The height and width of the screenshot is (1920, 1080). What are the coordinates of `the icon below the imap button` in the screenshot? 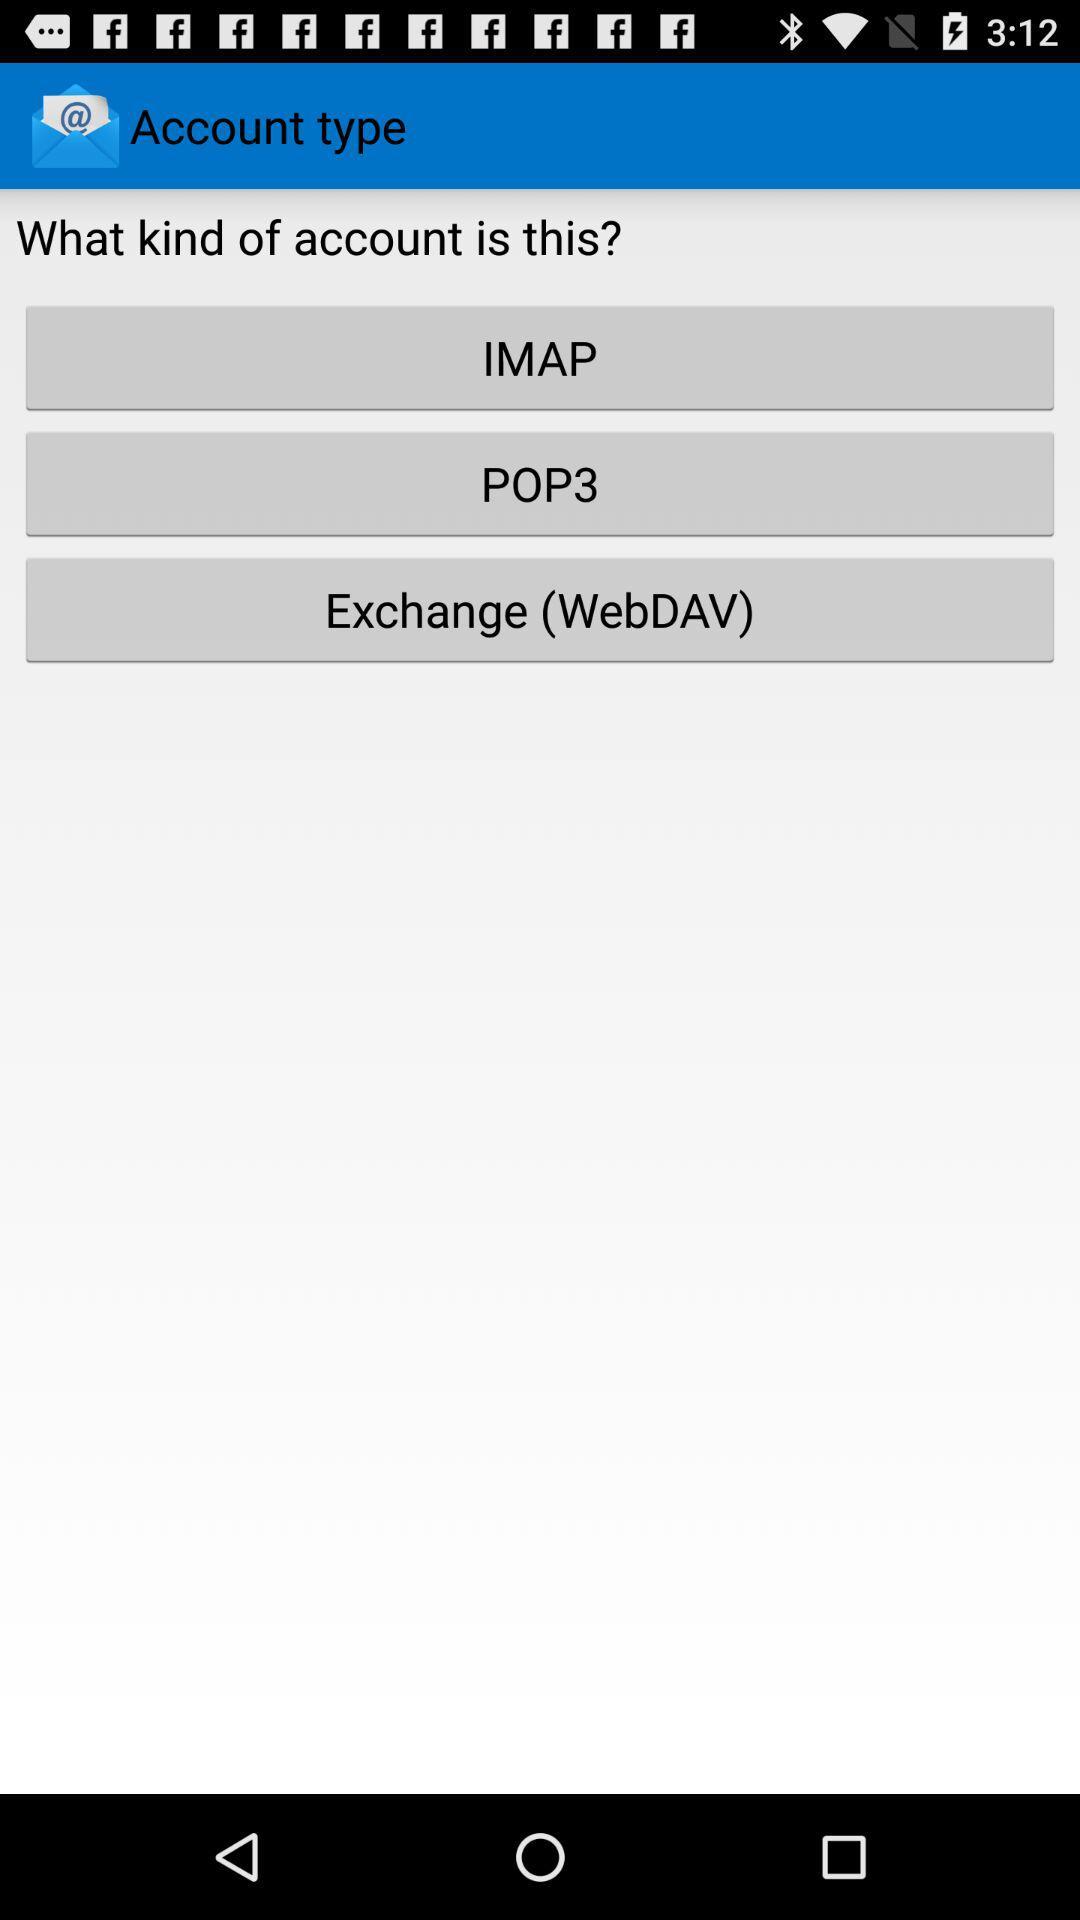 It's located at (540, 483).